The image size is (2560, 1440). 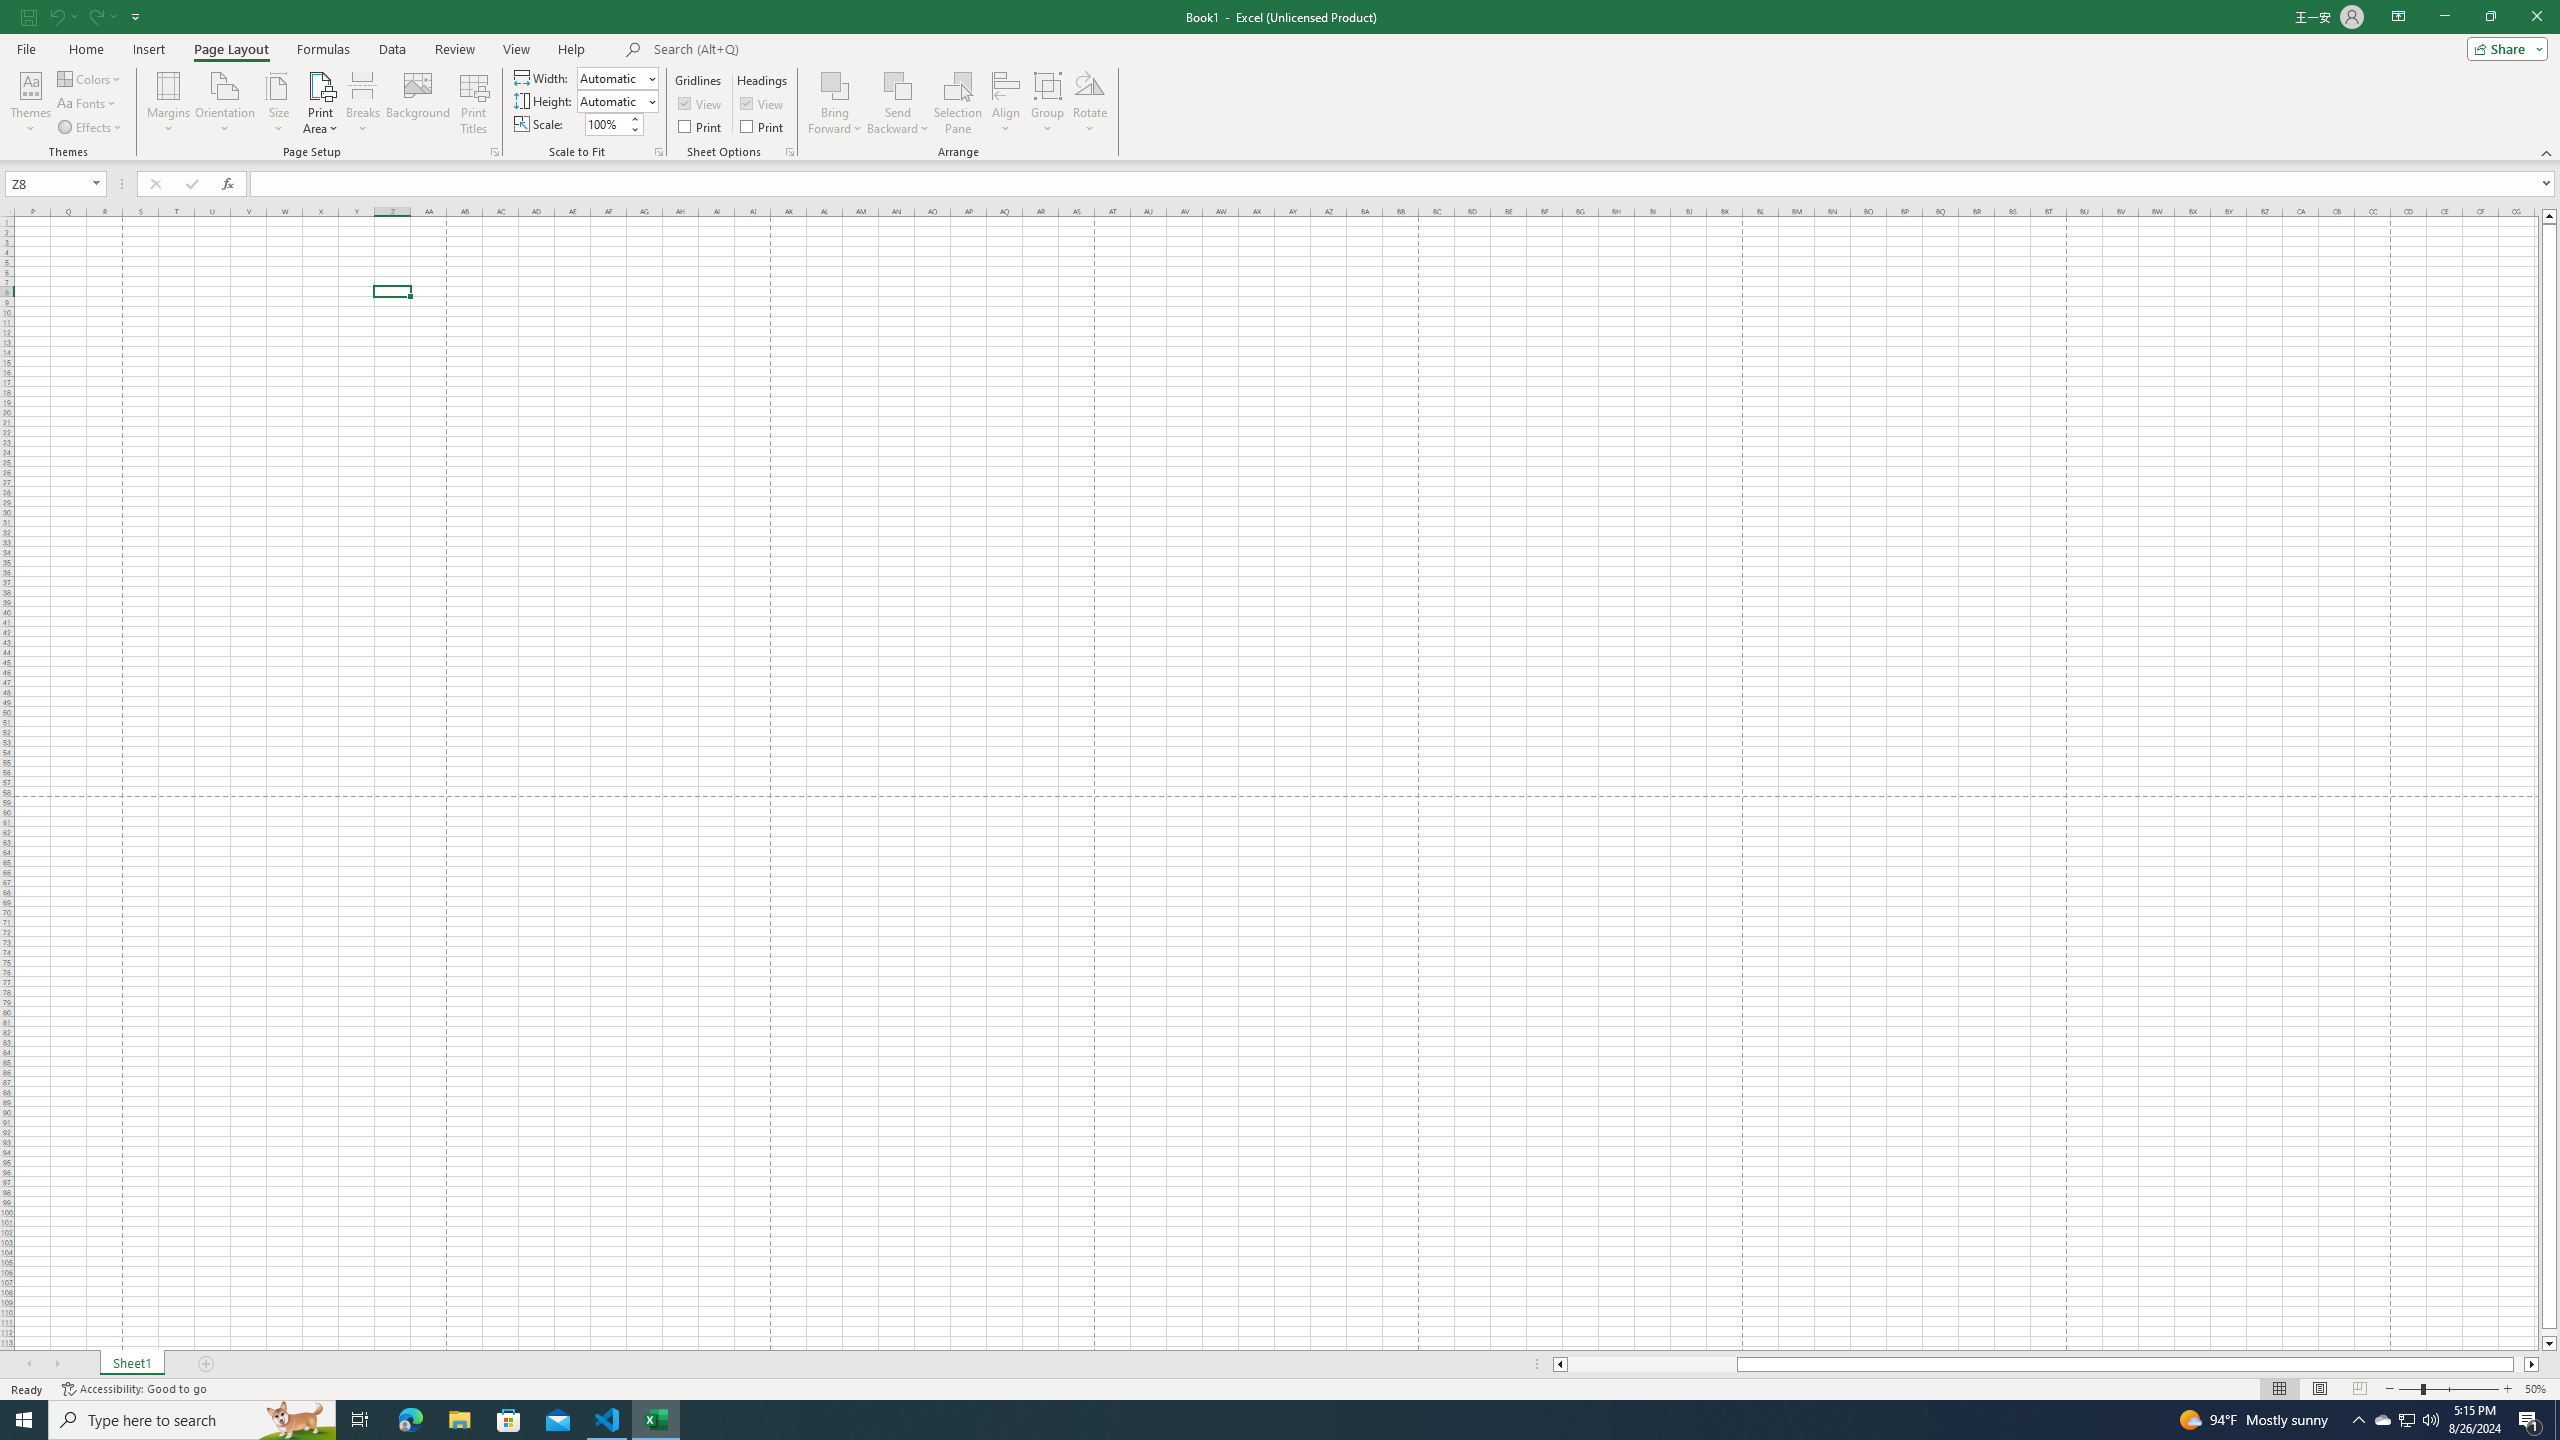 I want to click on 'Bring Forward', so click(x=835, y=84).